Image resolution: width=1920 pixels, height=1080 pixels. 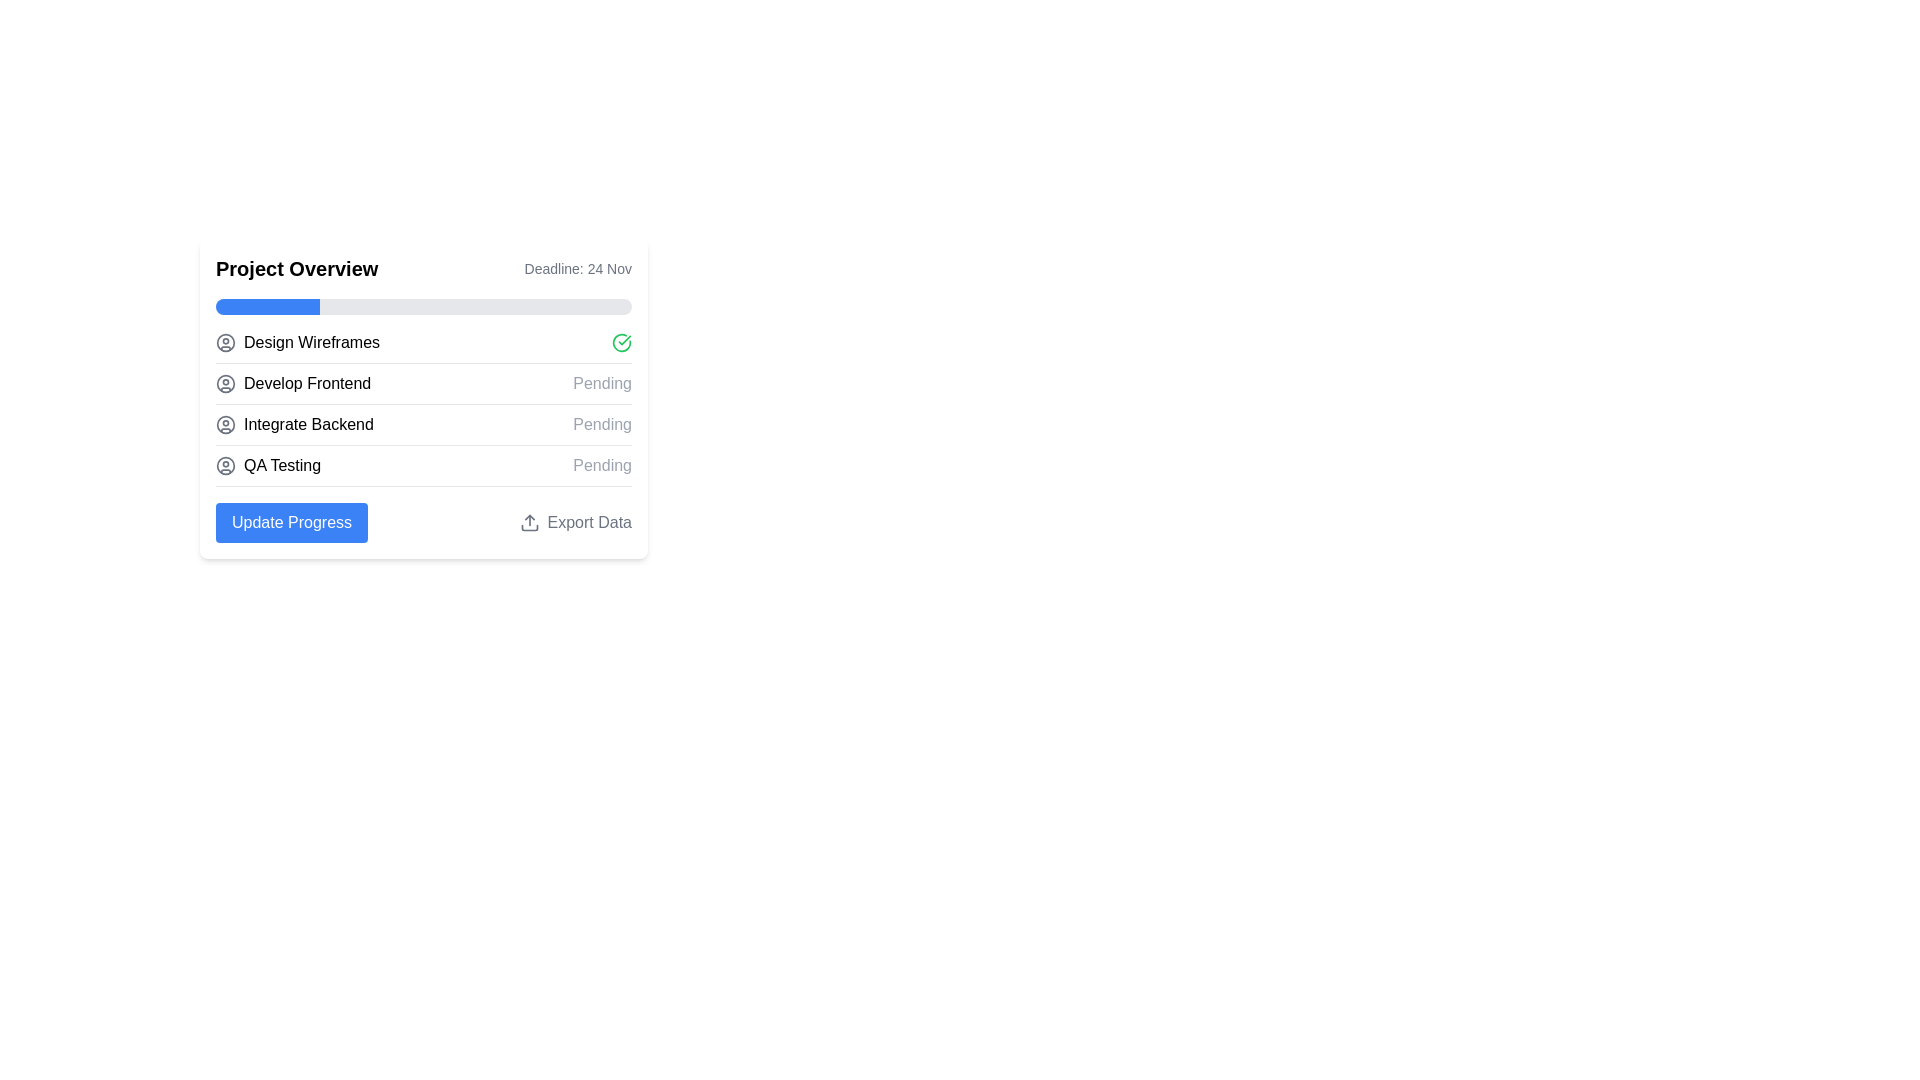 I want to click on the grey circular icon resembling a user avatar located to the left of the second row of list items under the 'Project Overview' section, so click(x=225, y=342).